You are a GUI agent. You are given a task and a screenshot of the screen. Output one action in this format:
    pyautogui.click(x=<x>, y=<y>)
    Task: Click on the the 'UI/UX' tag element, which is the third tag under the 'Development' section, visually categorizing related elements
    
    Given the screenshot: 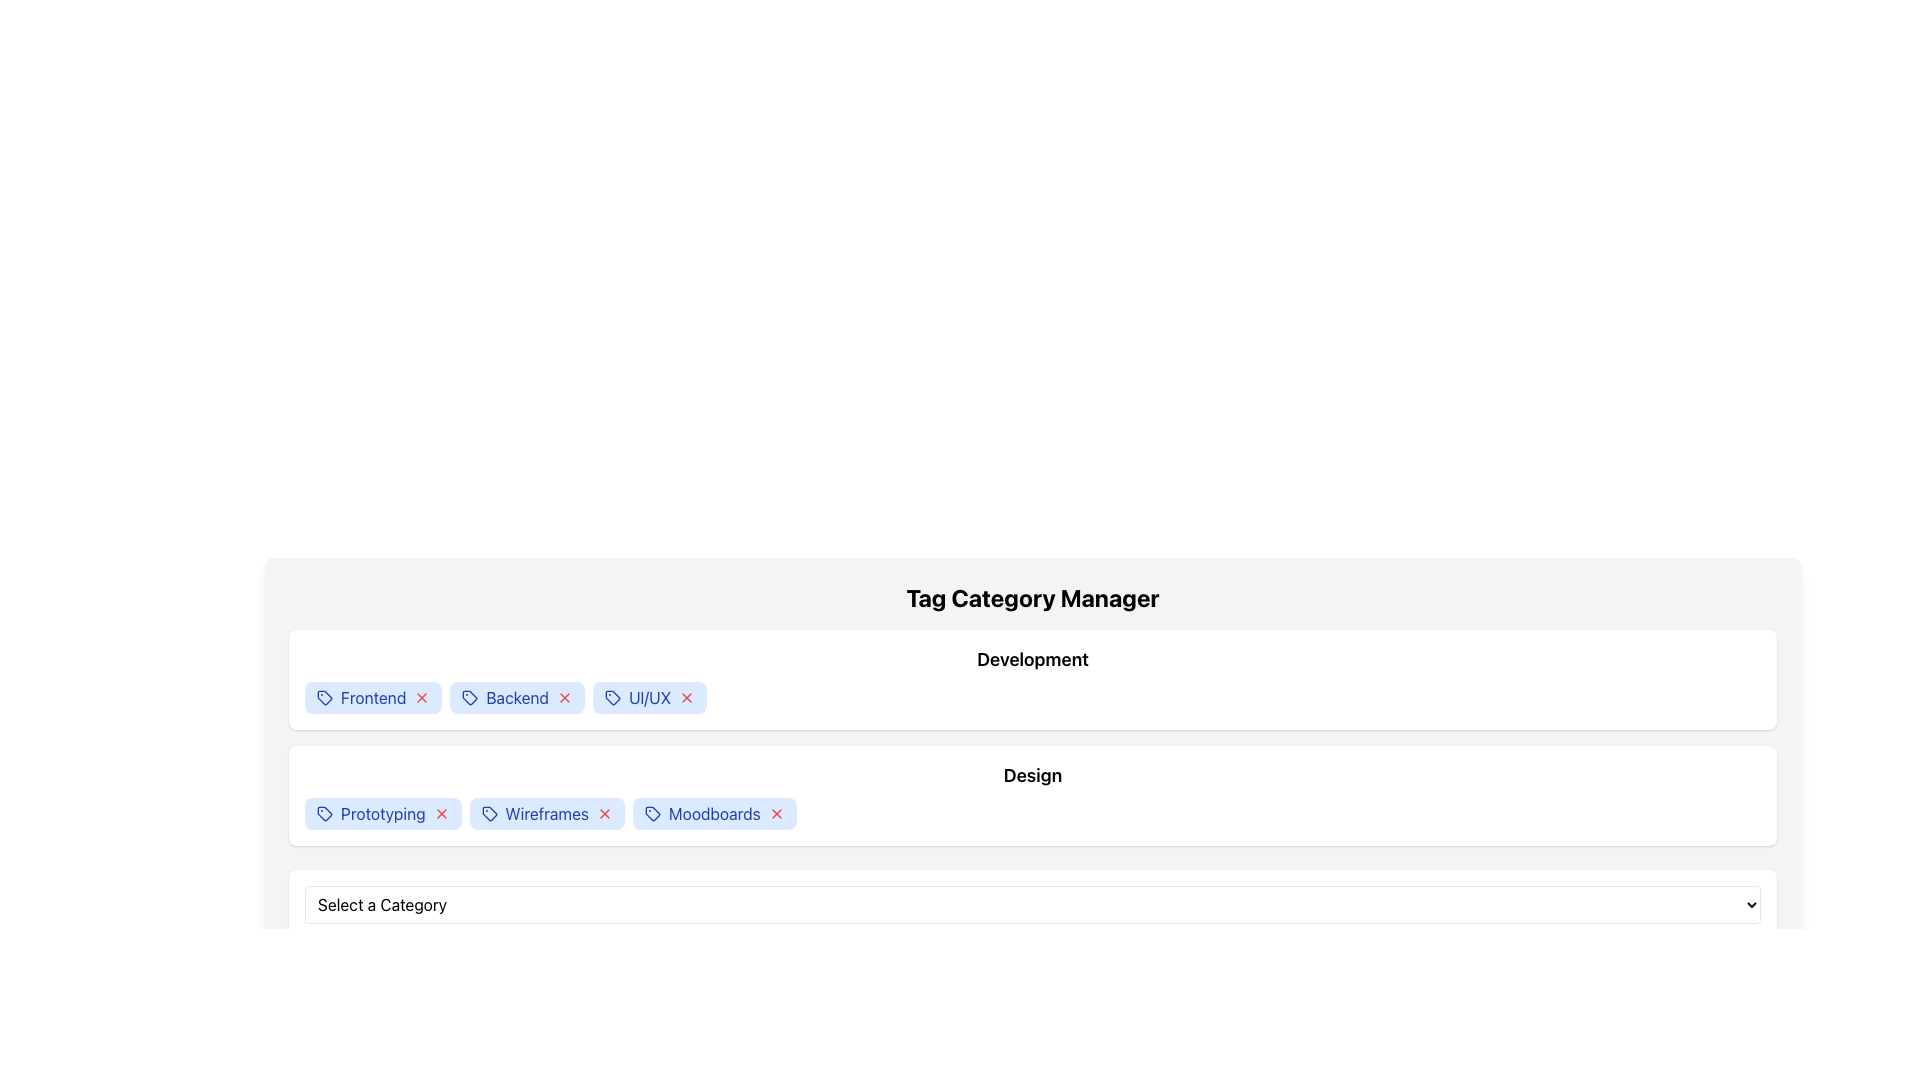 What is the action you would take?
    pyautogui.click(x=650, y=697)
    